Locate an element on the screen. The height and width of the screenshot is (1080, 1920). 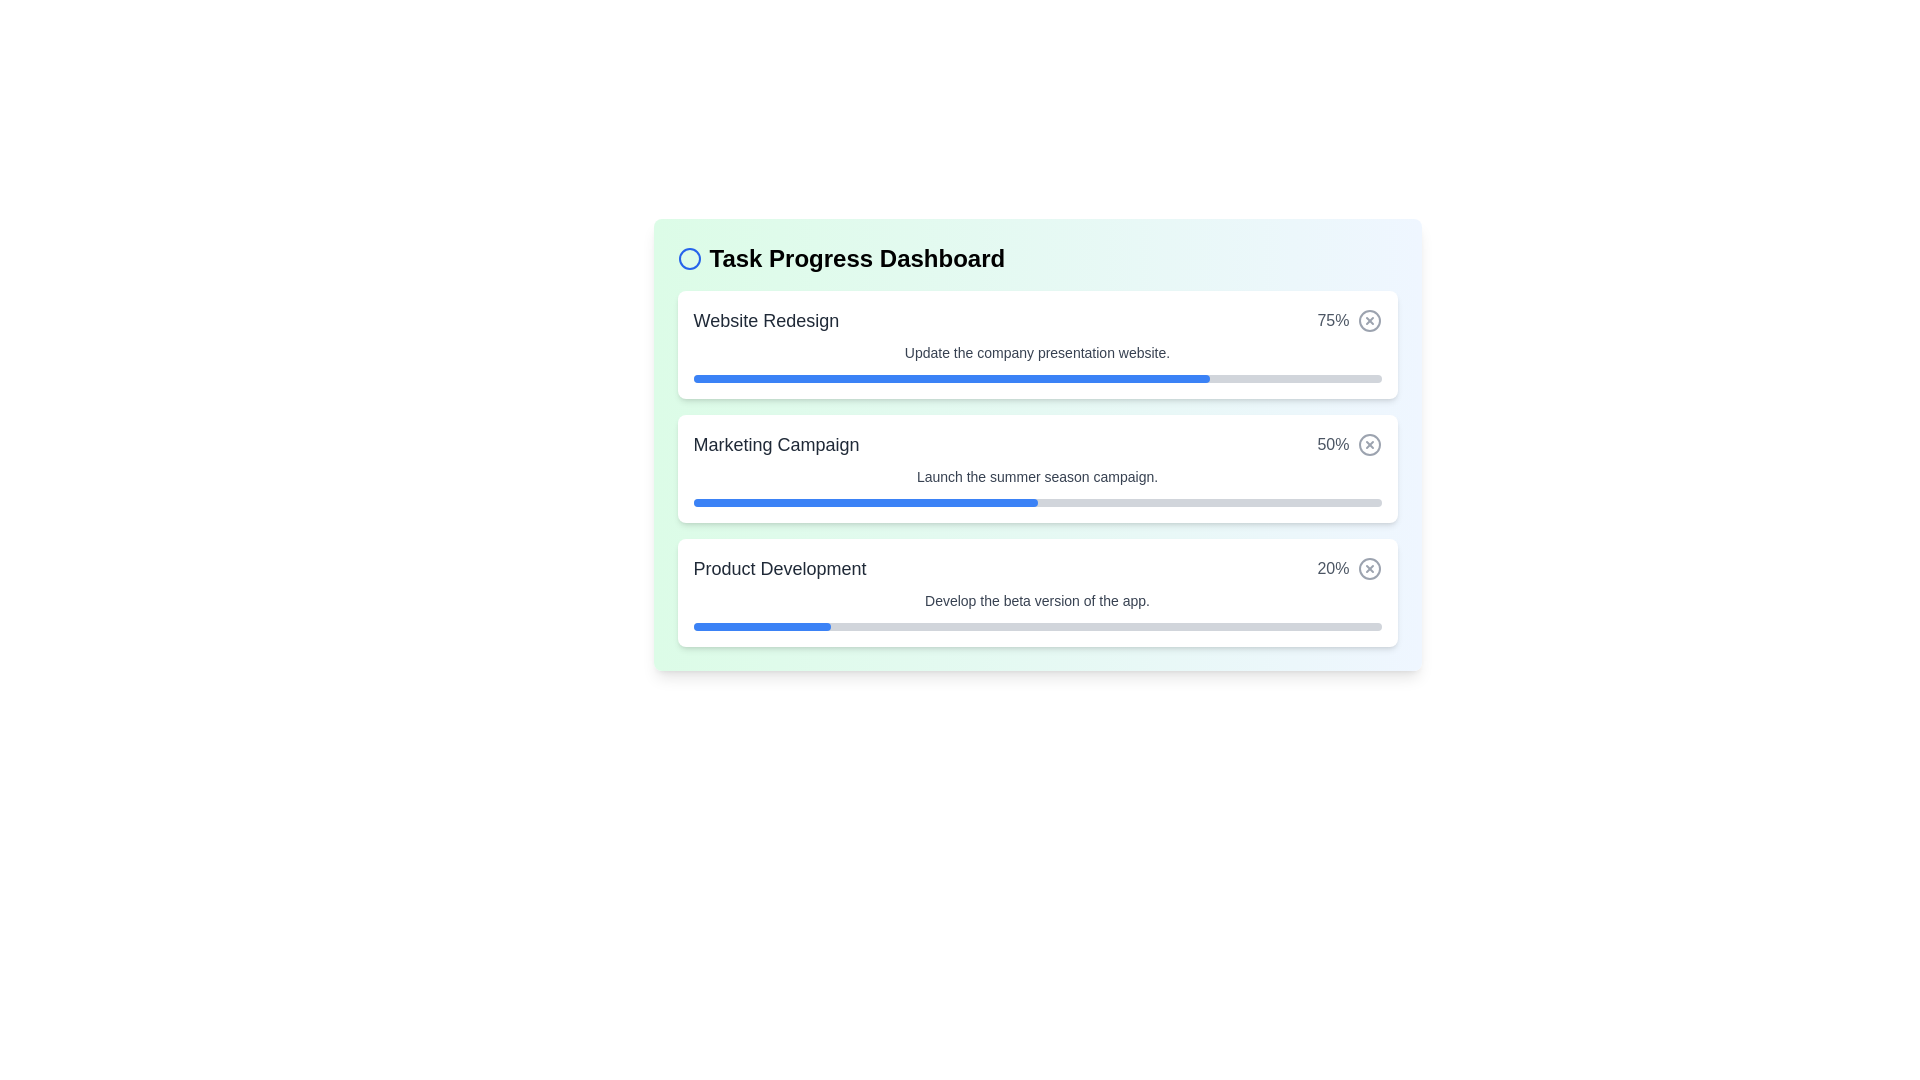
the Task progress card that displays the progress status of the 'Product Development' task, which is the third card in a vertical list of similar cards is located at coordinates (1037, 592).